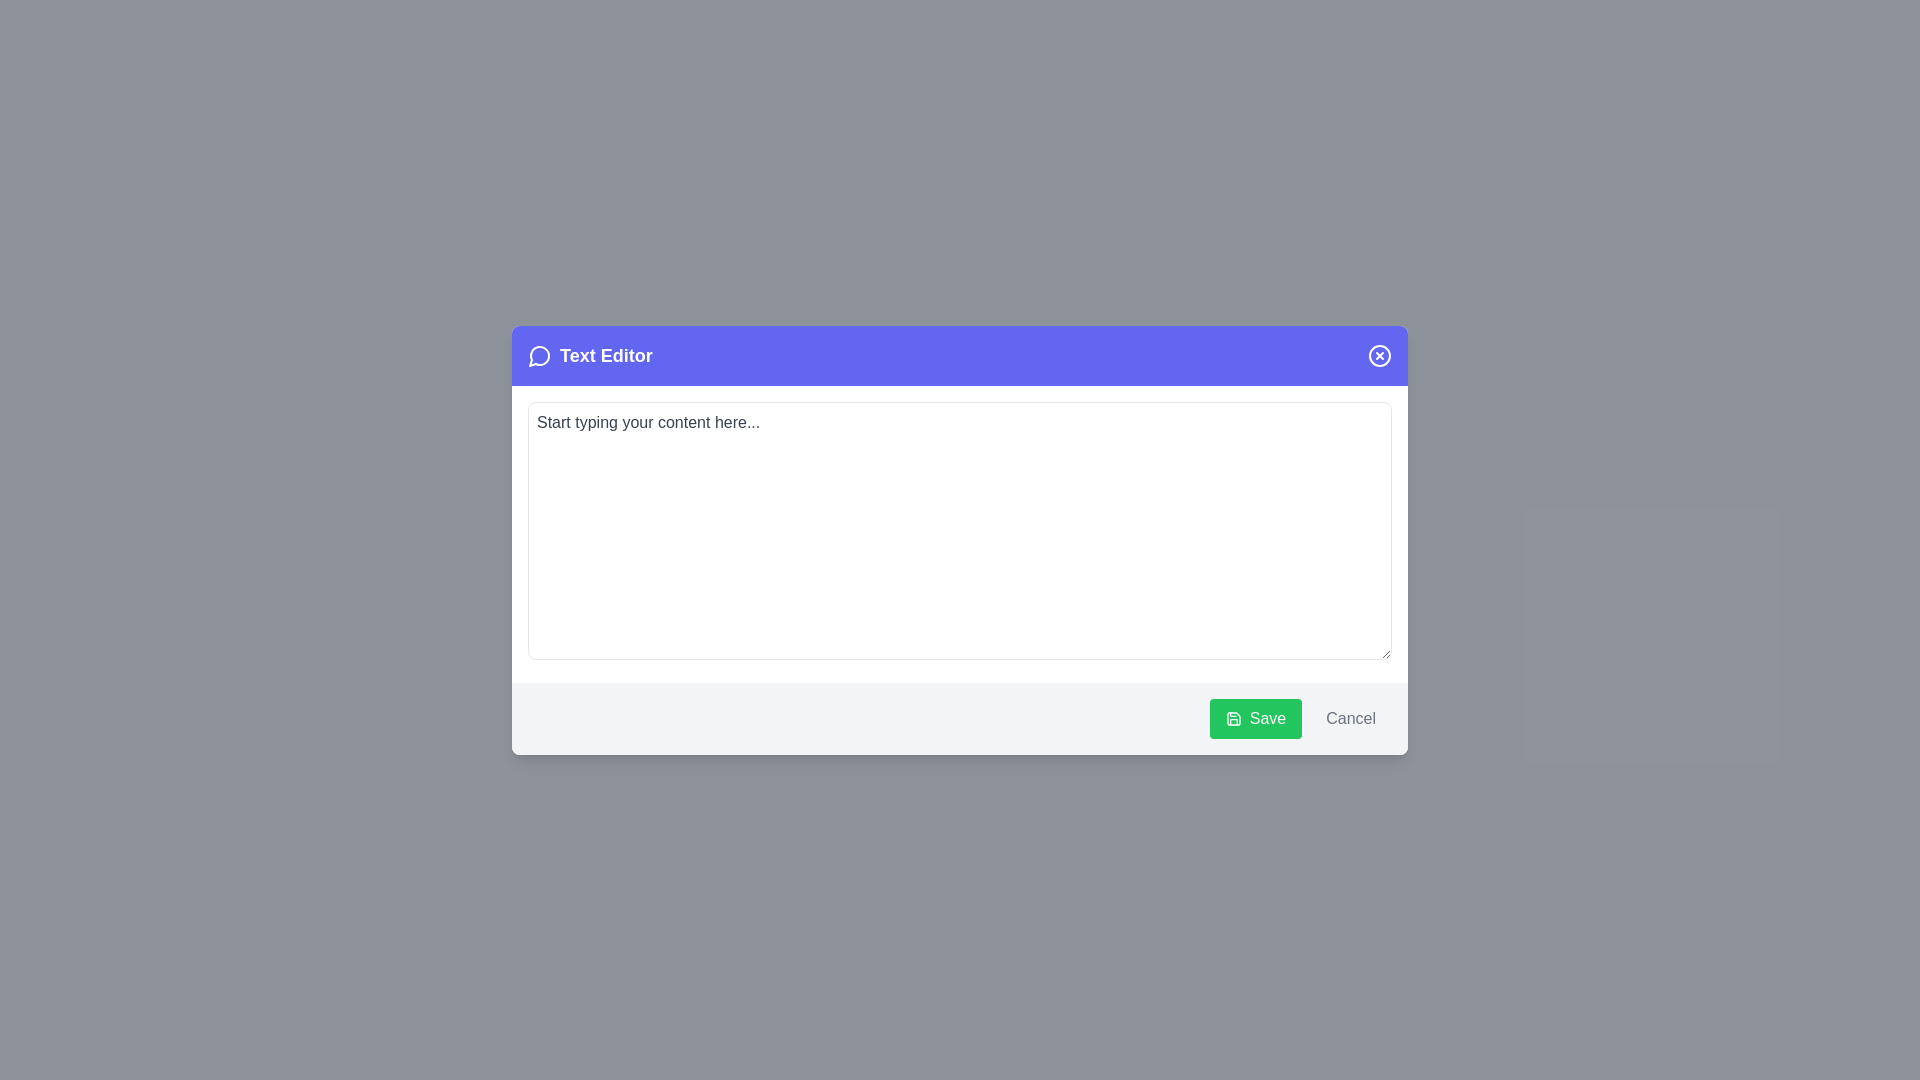 The width and height of the screenshot is (1920, 1080). What do you see at coordinates (1254, 717) in the screenshot?
I see `'Save' button to save the content` at bounding box center [1254, 717].